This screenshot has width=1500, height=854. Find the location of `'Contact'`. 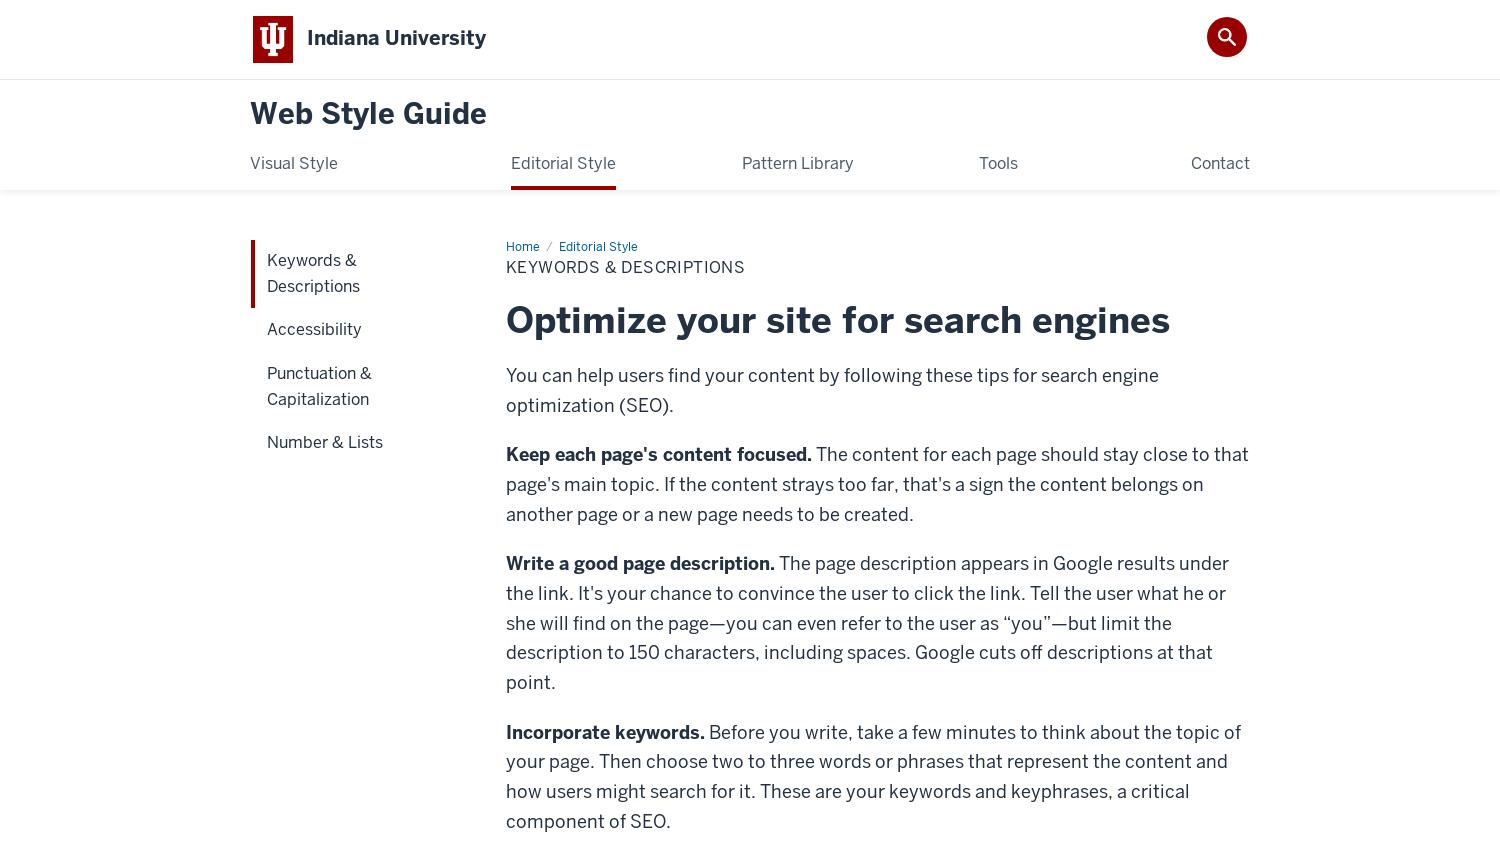

'Contact' is located at coordinates (1219, 162).